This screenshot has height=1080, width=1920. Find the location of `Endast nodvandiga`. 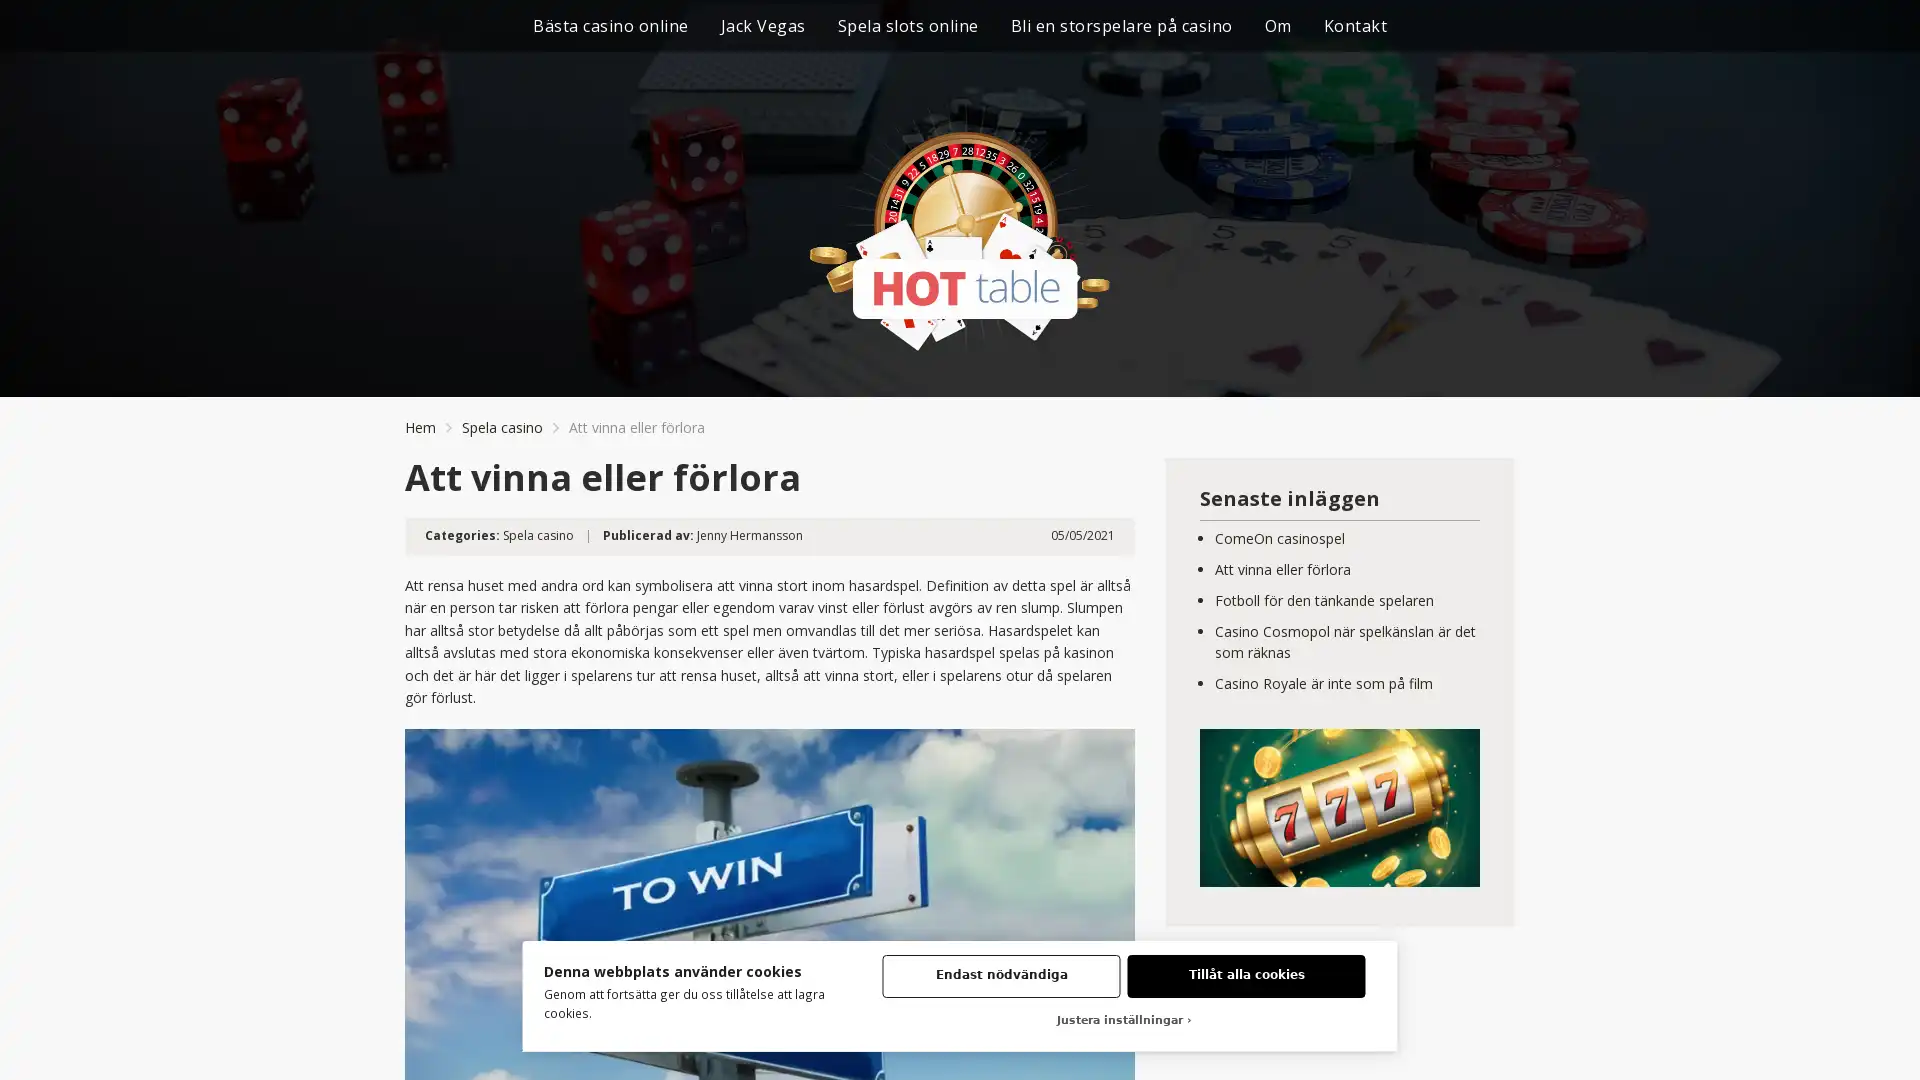

Endast nodvandiga is located at coordinates (1001, 974).